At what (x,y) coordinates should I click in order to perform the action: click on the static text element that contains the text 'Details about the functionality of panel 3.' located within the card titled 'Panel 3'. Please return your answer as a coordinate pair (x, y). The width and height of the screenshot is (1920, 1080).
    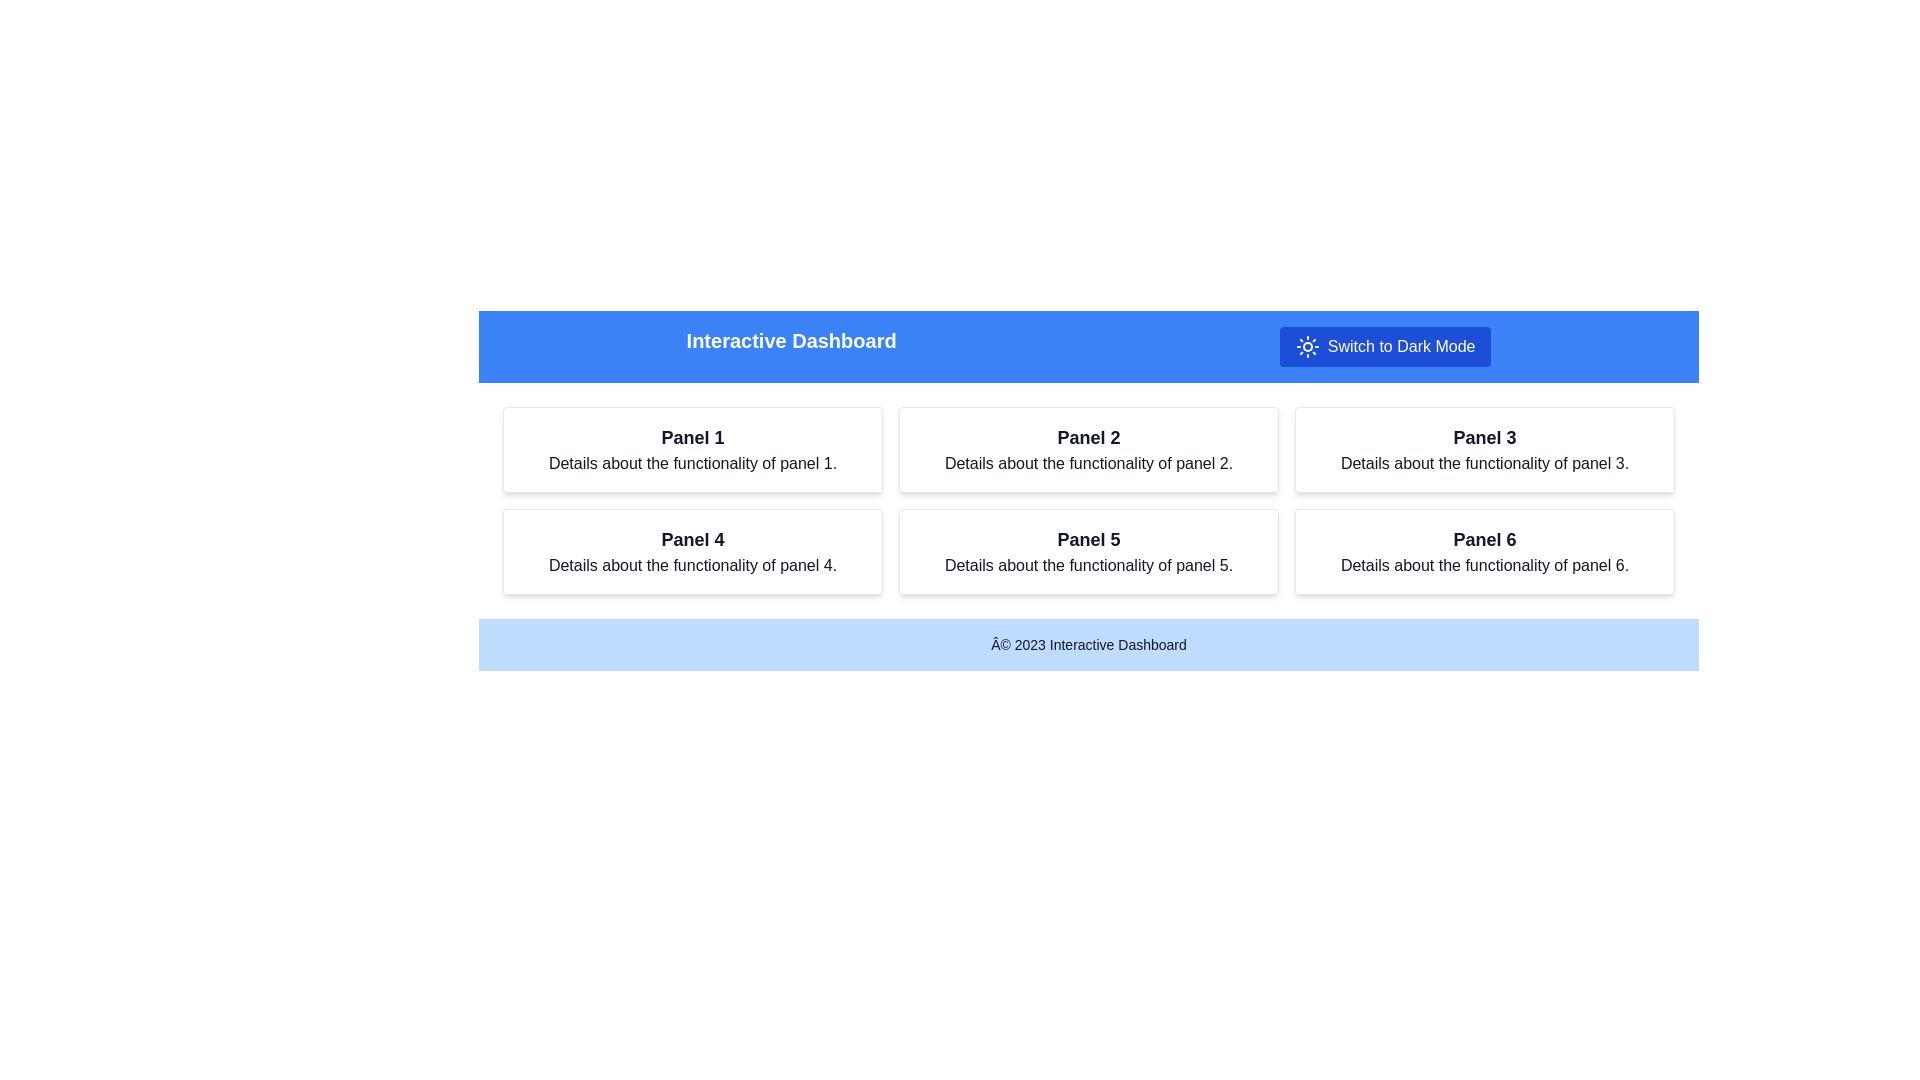
    Looking at the image, I should click on (1484, 463).